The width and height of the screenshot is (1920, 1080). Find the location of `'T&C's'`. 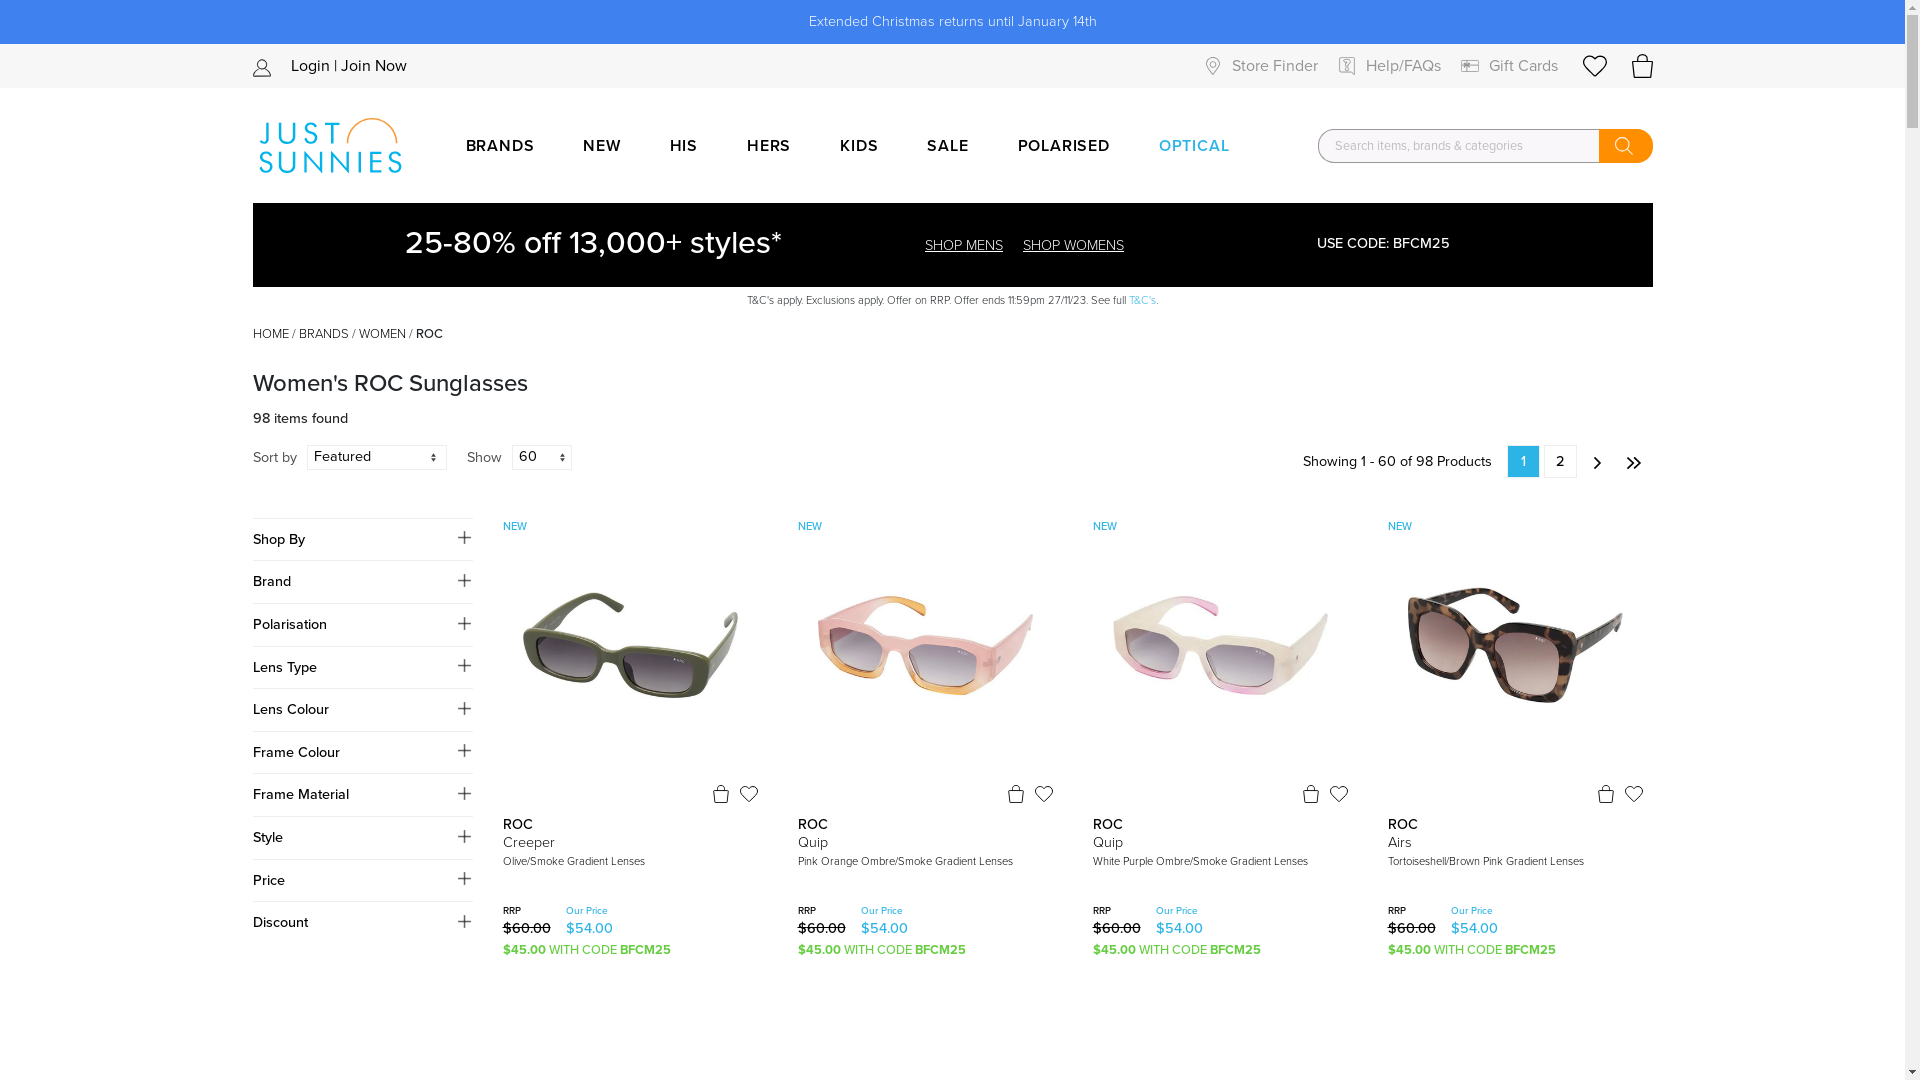

'T&C's' is located at coordinates (1142, 300).